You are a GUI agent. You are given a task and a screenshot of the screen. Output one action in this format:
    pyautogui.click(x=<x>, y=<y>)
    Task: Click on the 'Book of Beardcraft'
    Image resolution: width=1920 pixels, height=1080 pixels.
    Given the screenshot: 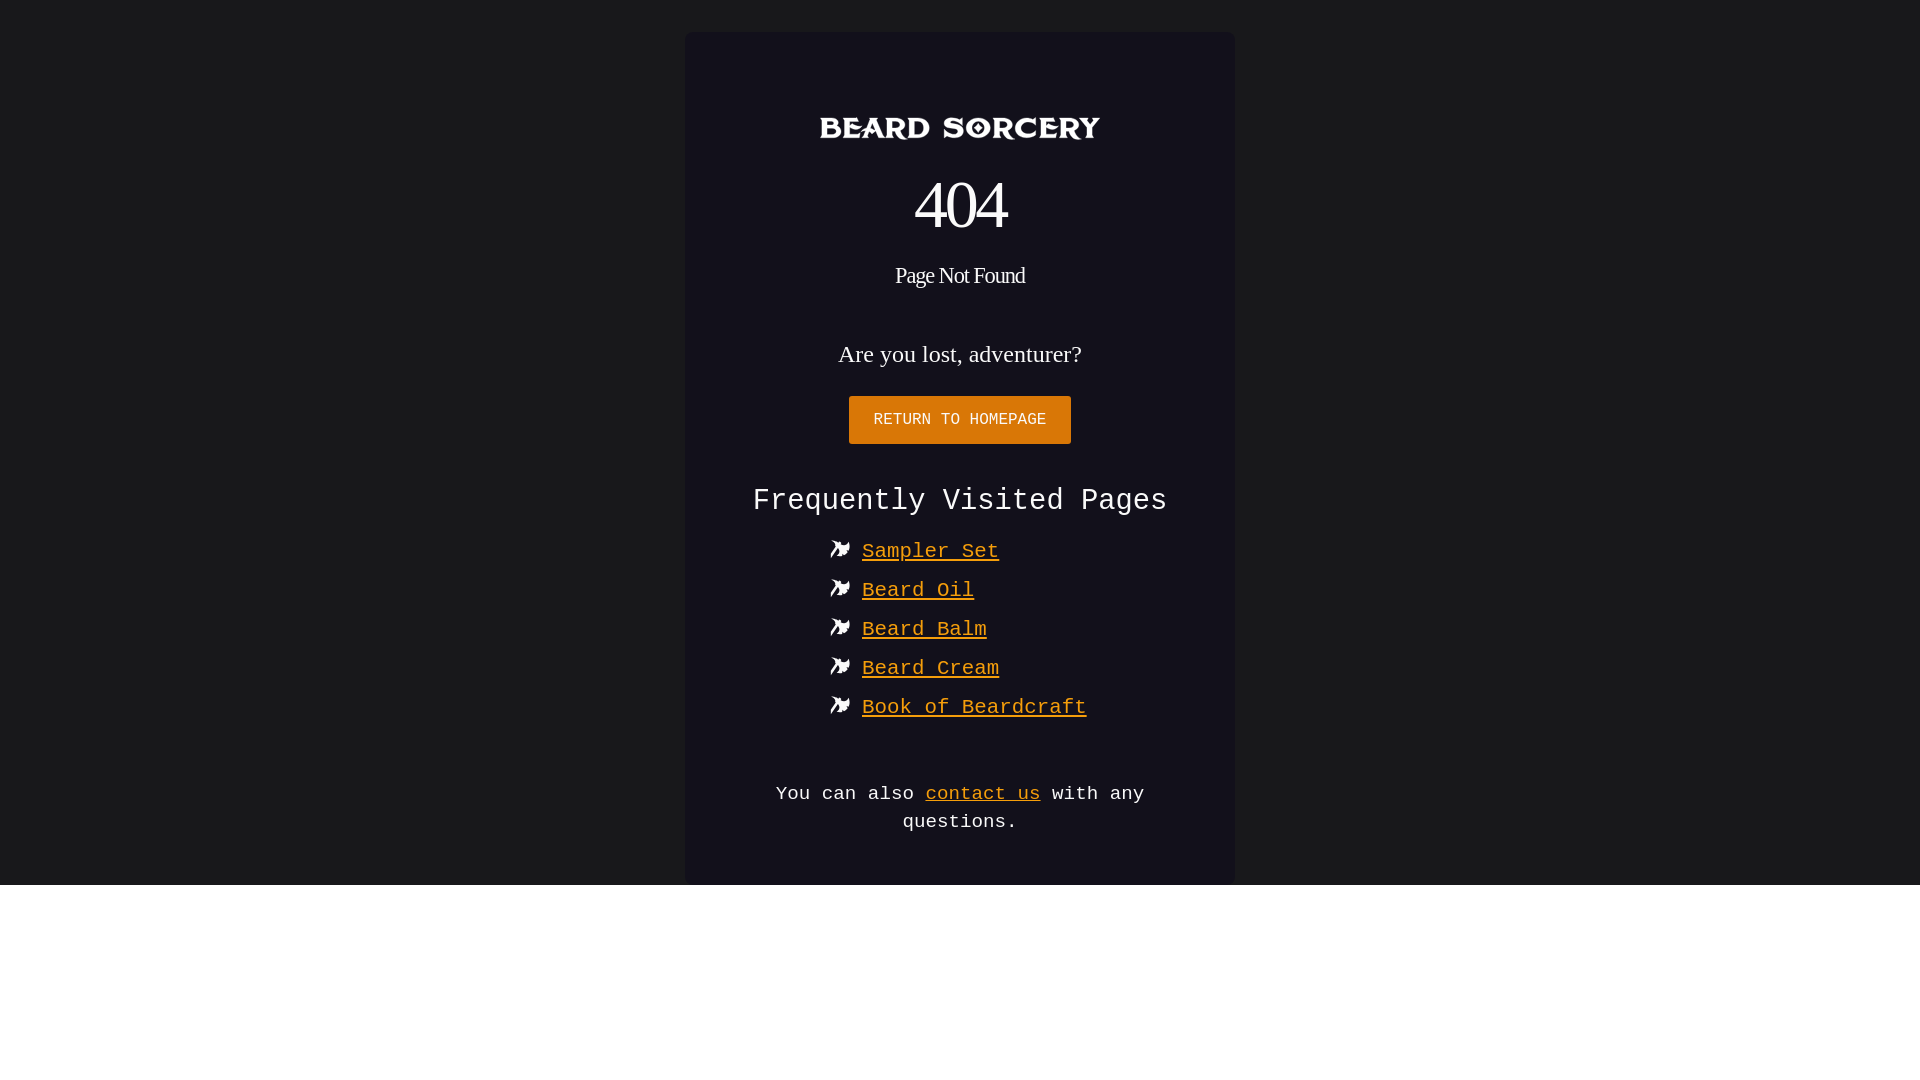 What is the action you would take?
    pyautogui.click(x=974, y=706)
    